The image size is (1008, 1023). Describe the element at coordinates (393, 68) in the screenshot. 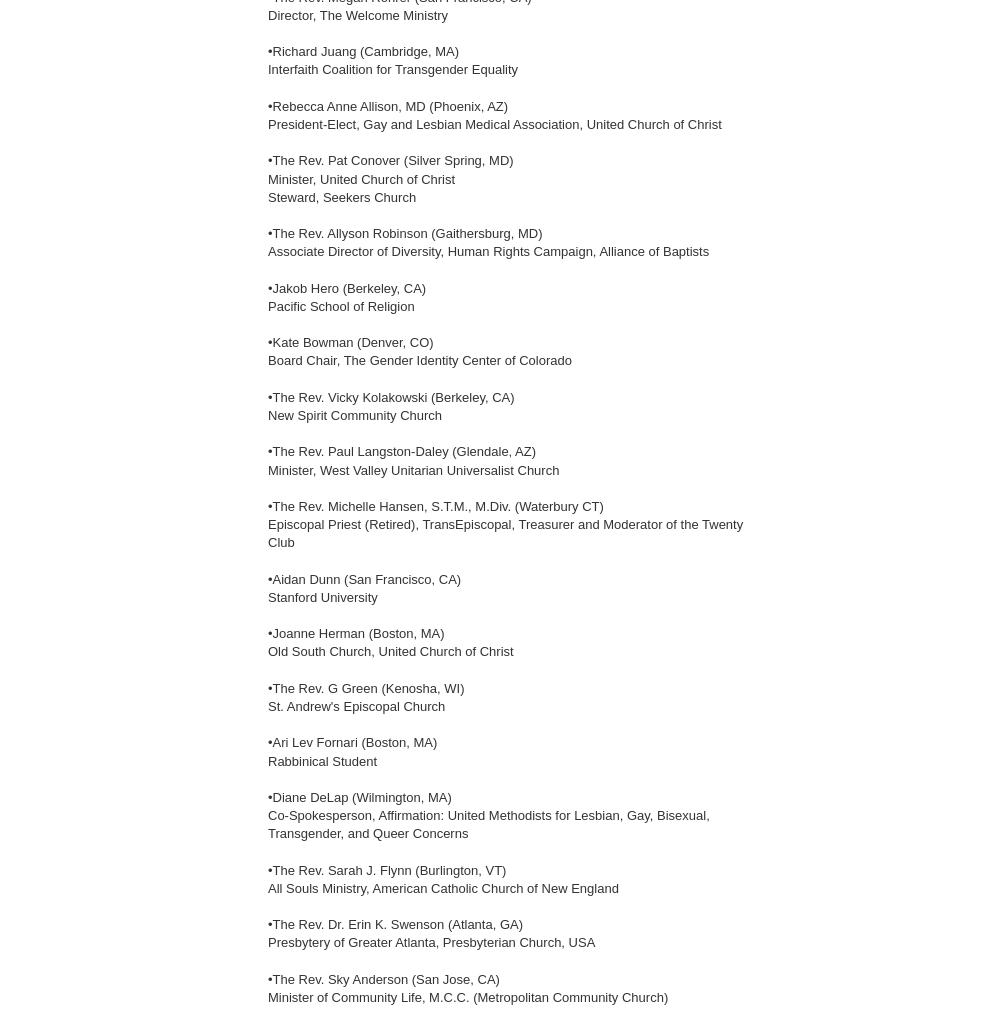

I see `'Interfaith Coalition for Transgender Equality'` at that location.